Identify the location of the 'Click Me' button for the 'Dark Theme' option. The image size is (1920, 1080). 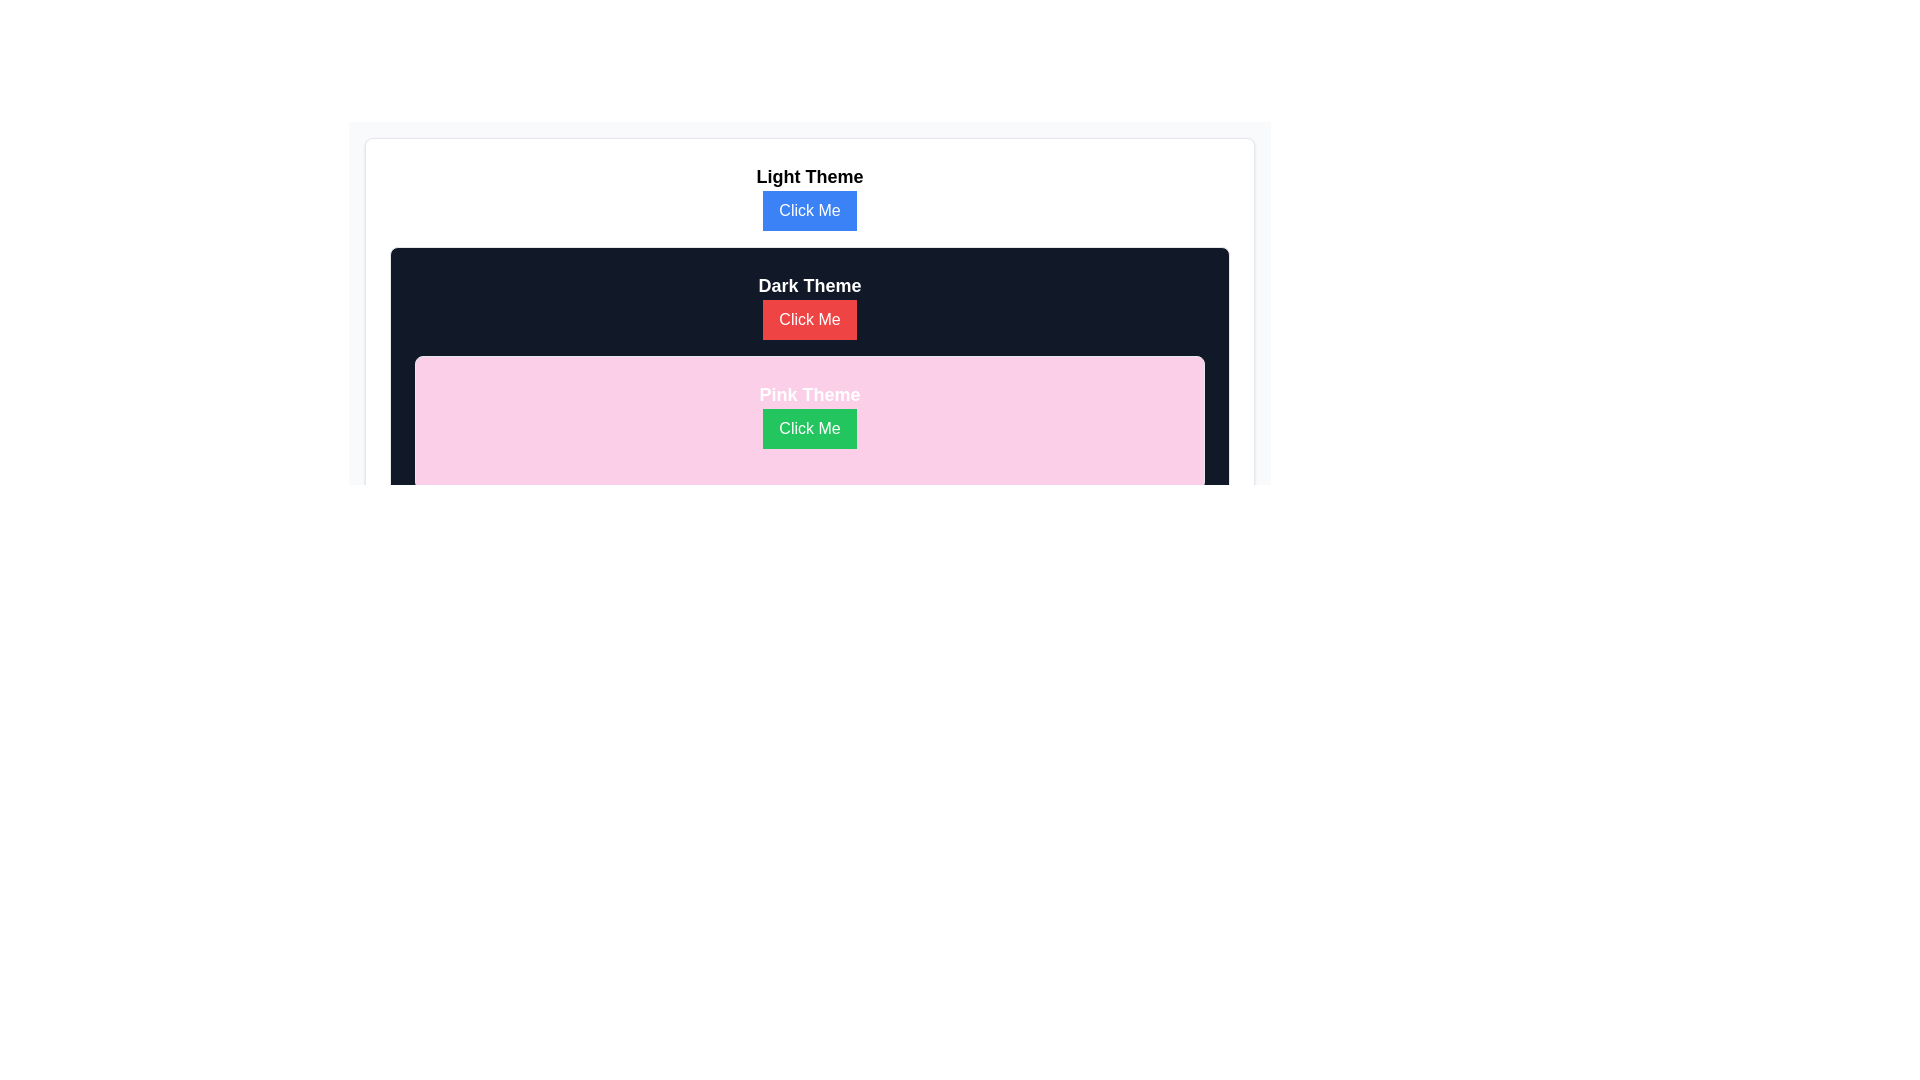
(810, 305).